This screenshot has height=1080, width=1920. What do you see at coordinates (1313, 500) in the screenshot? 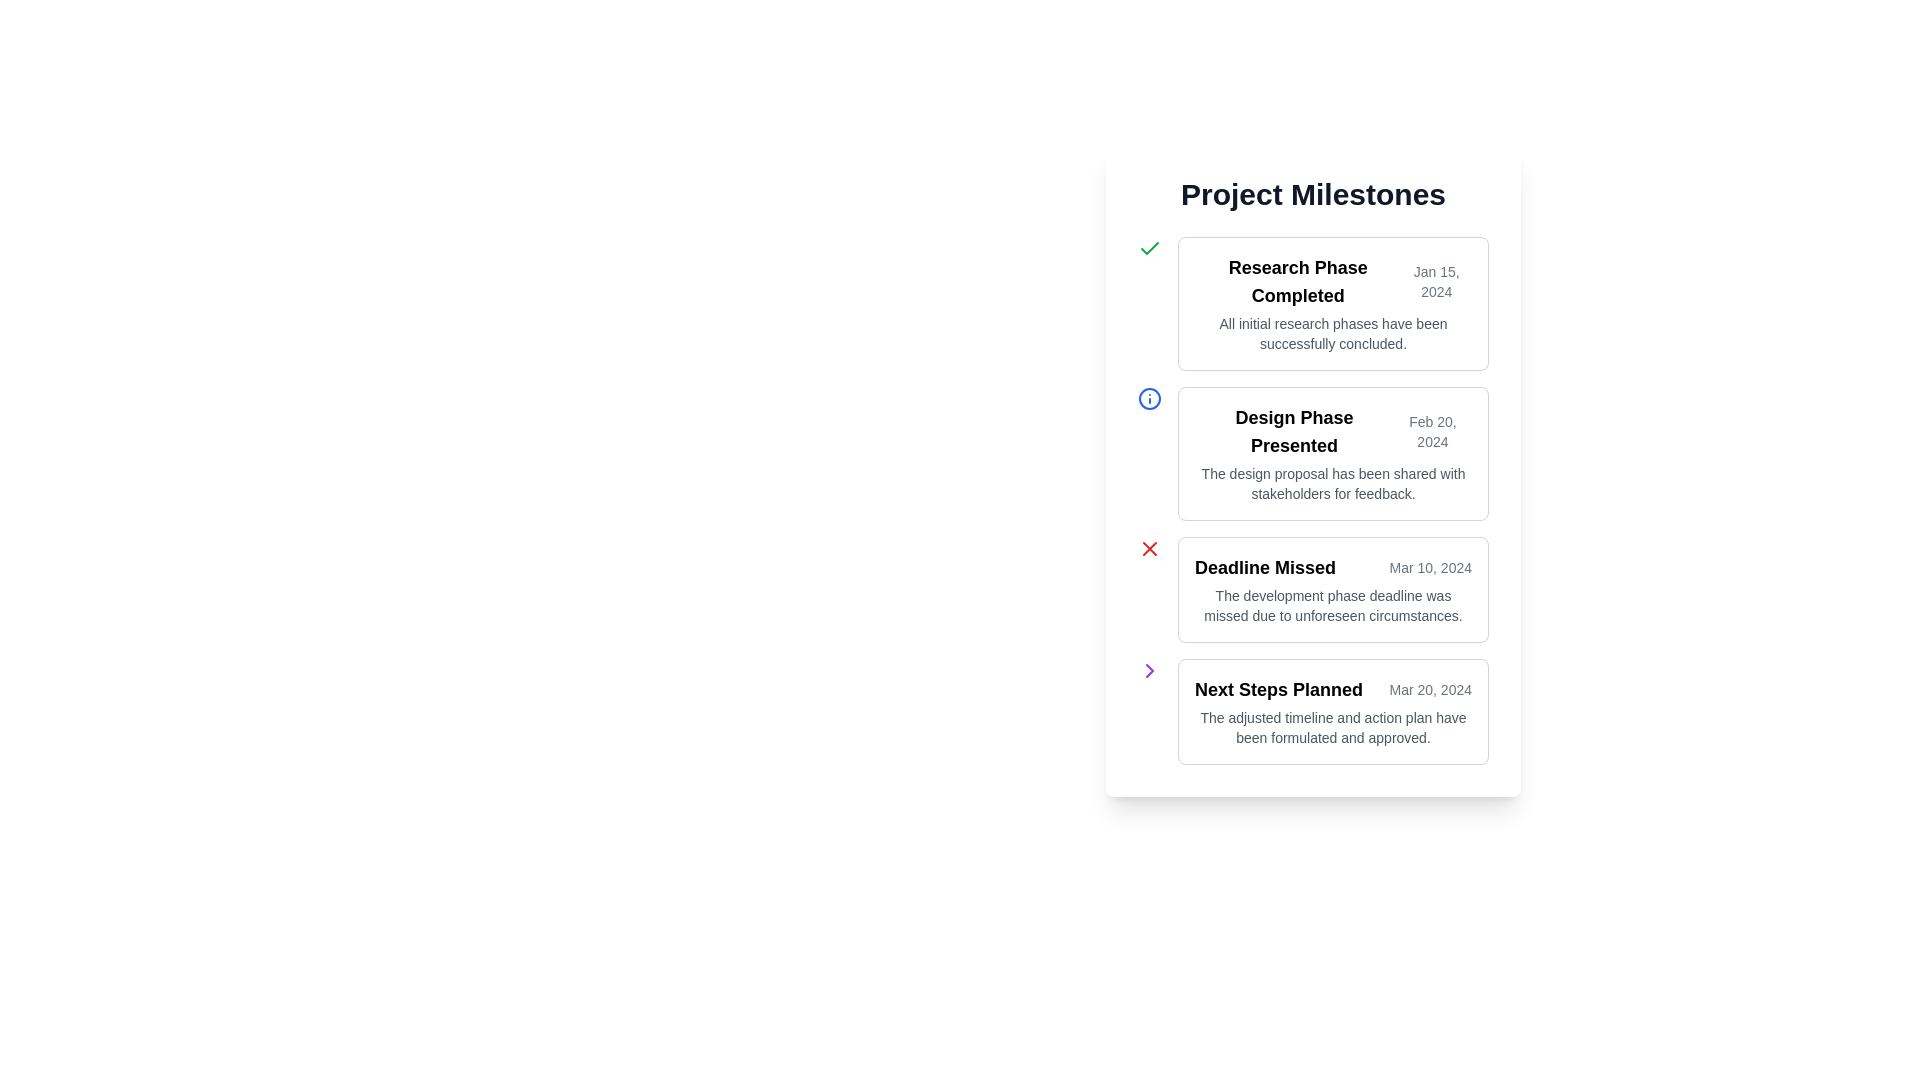
I see `the second item in the vertically aligned list of project milestones to interact with it` at bounding box center [1313, 500].